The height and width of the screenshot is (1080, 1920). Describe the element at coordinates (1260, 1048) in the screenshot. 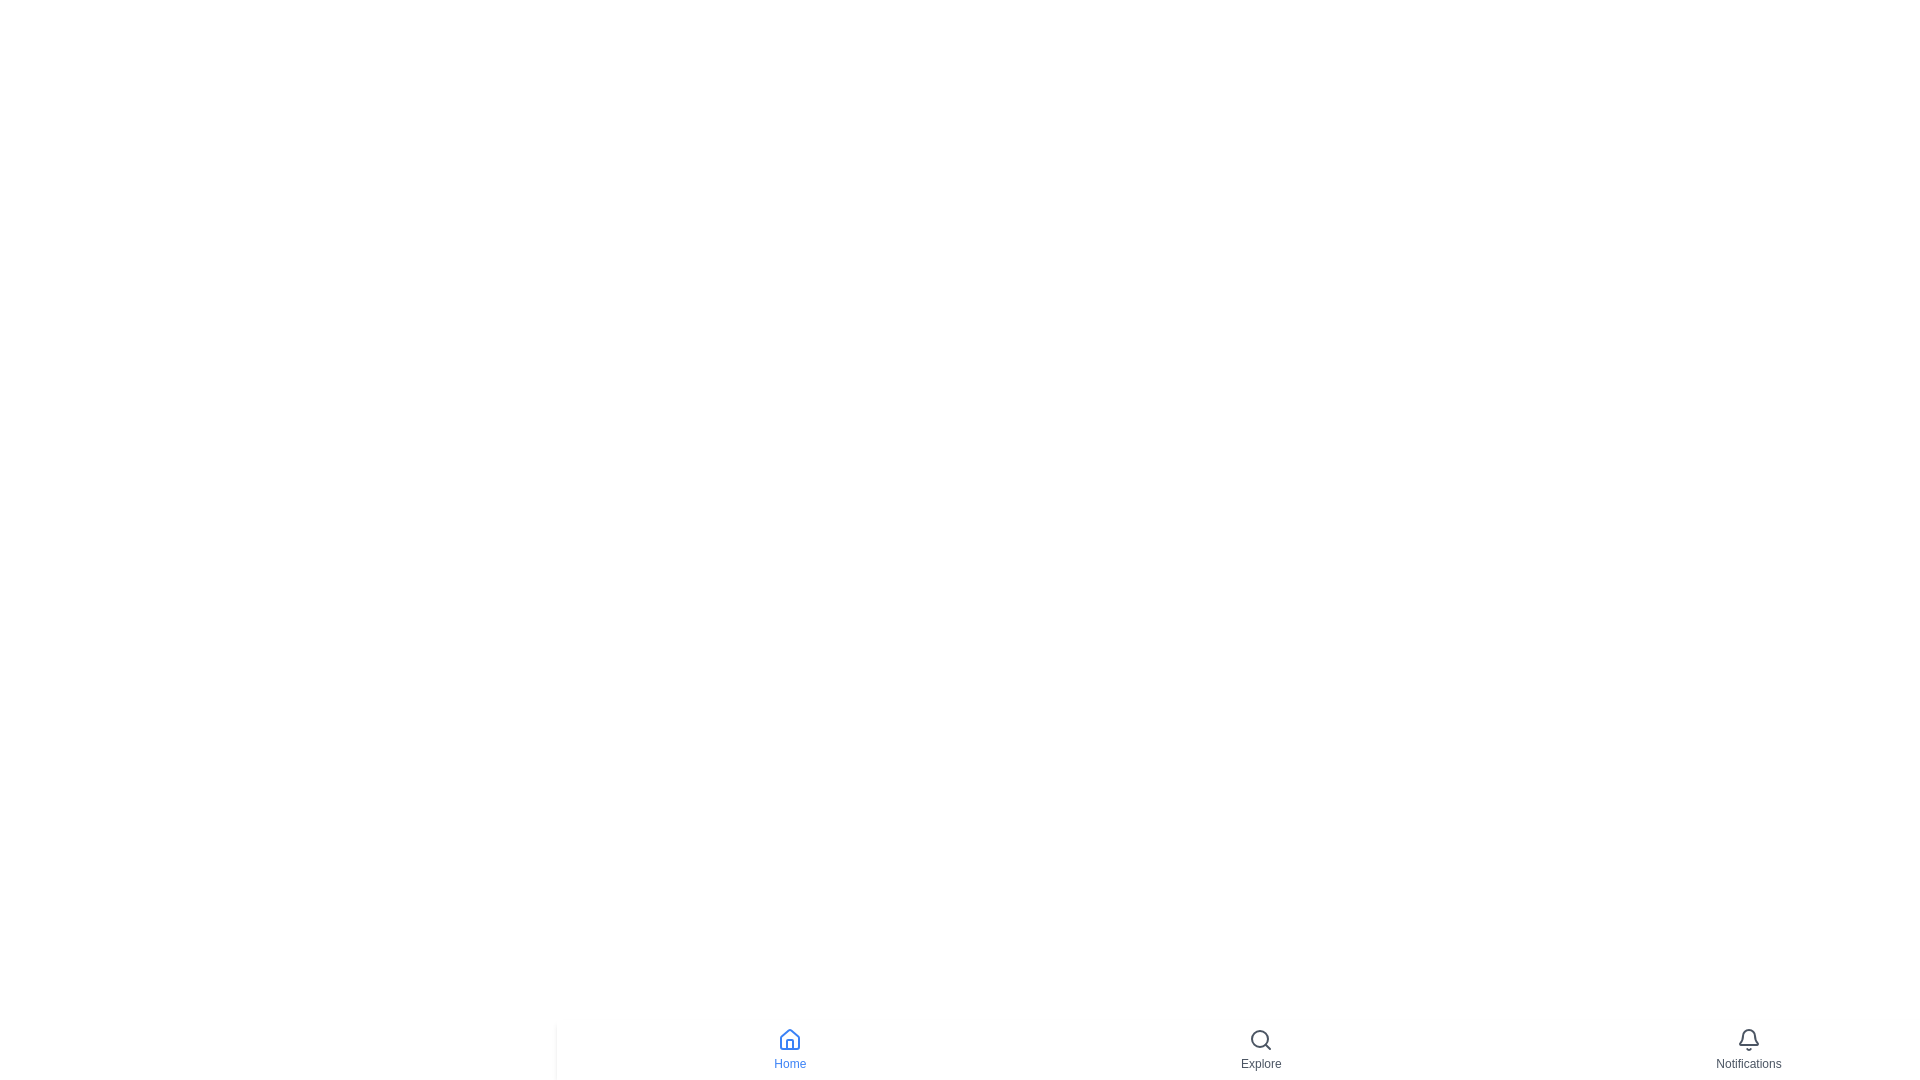

I see `the 'Explore' button with a magnifying glass icon, which is the second item` at that location.